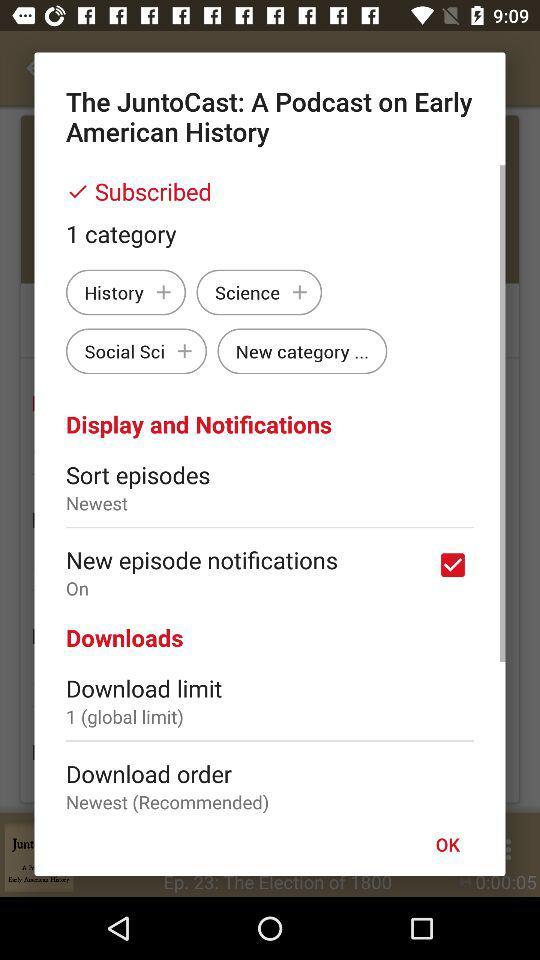 The image size is (540, 960). I want to click on item below subscribed, so click(270, 233).